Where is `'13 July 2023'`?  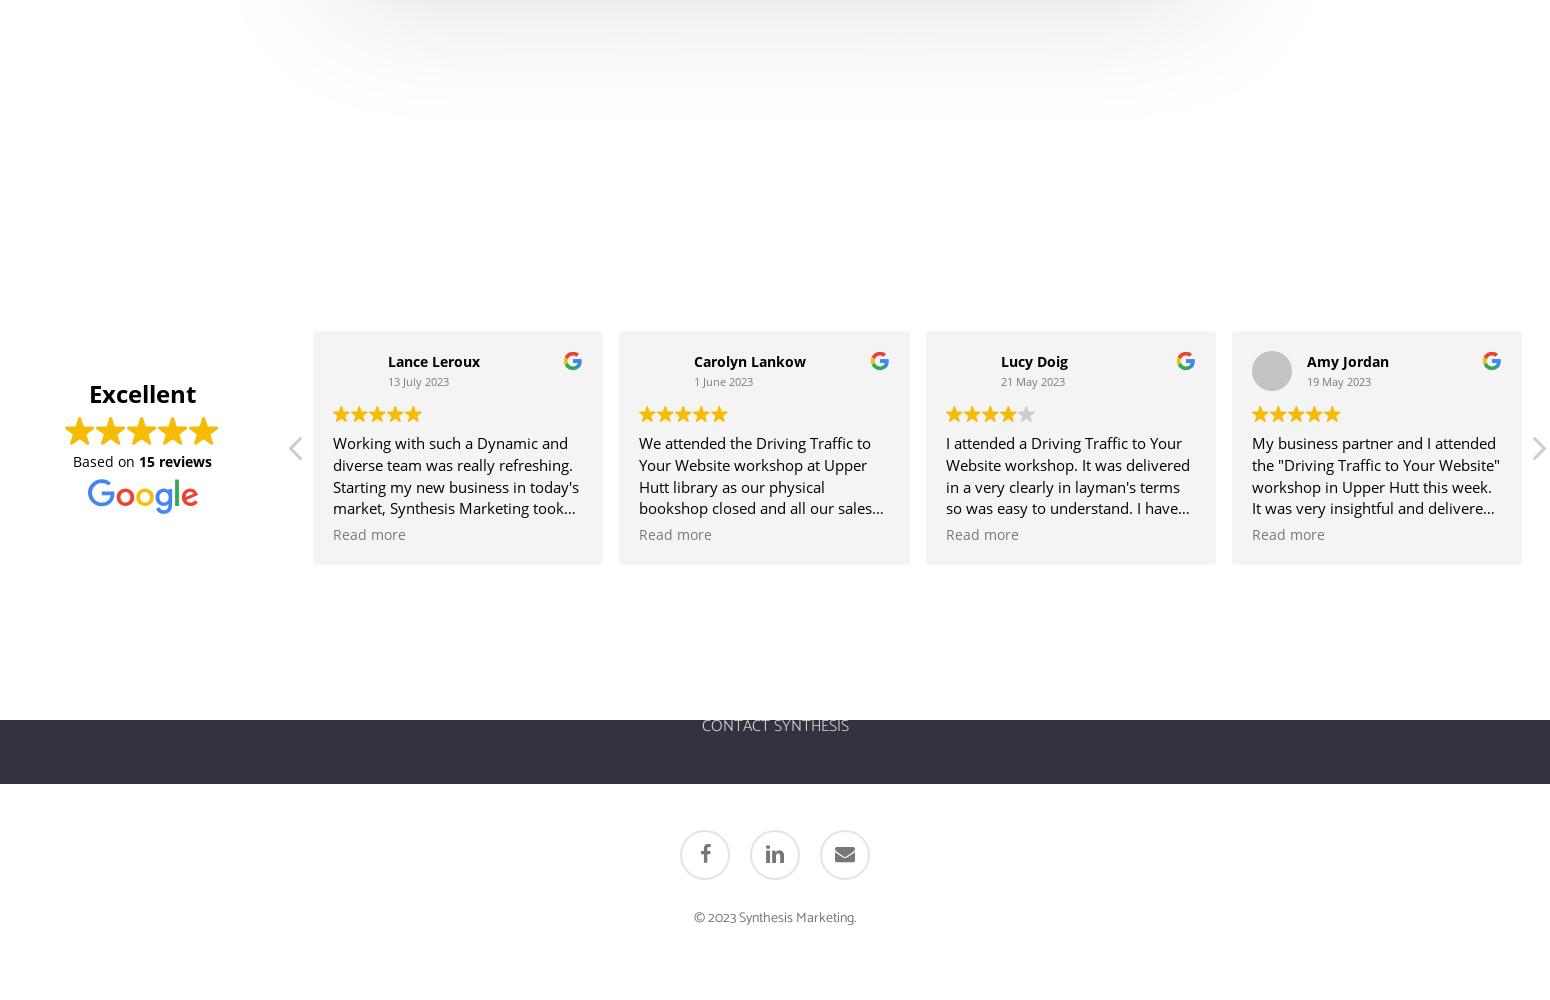 '13 July 2023' is located at coordinates (418, 380).